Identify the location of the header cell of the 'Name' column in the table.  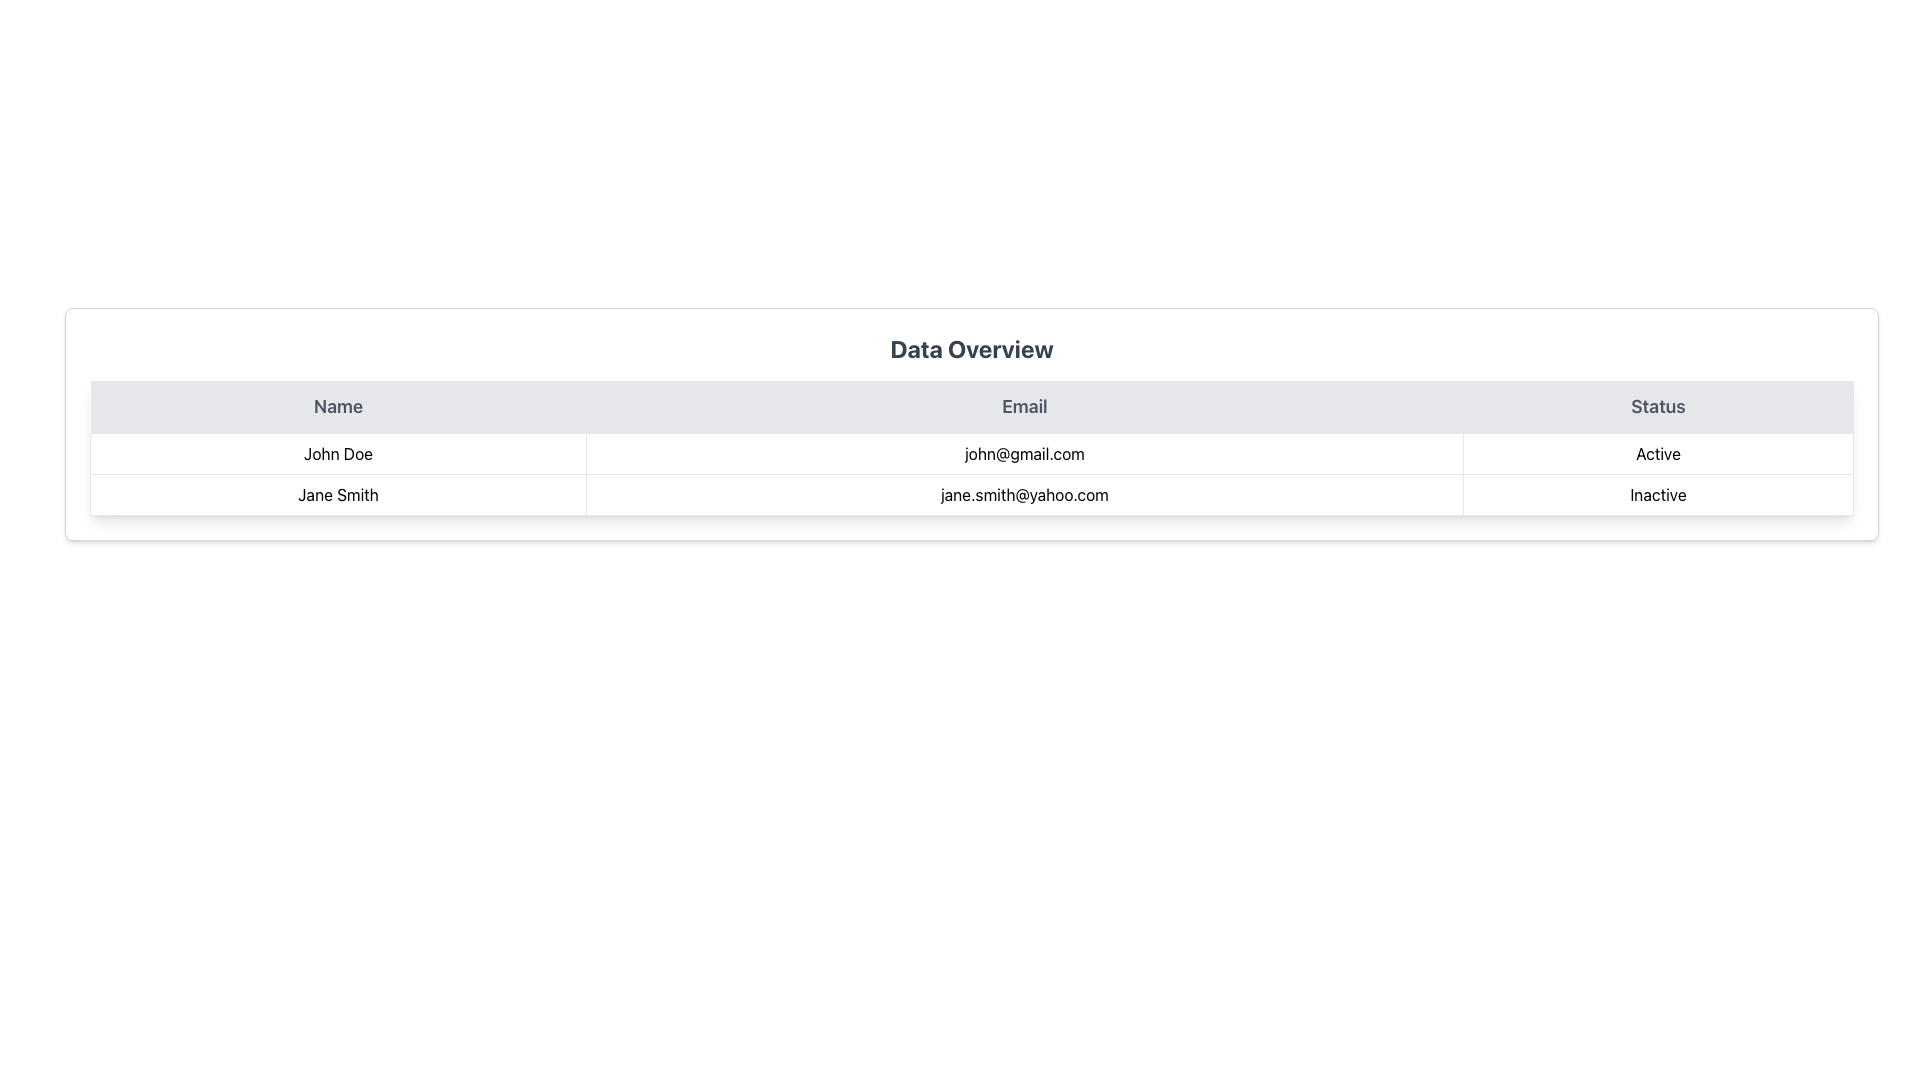
(338, 406).